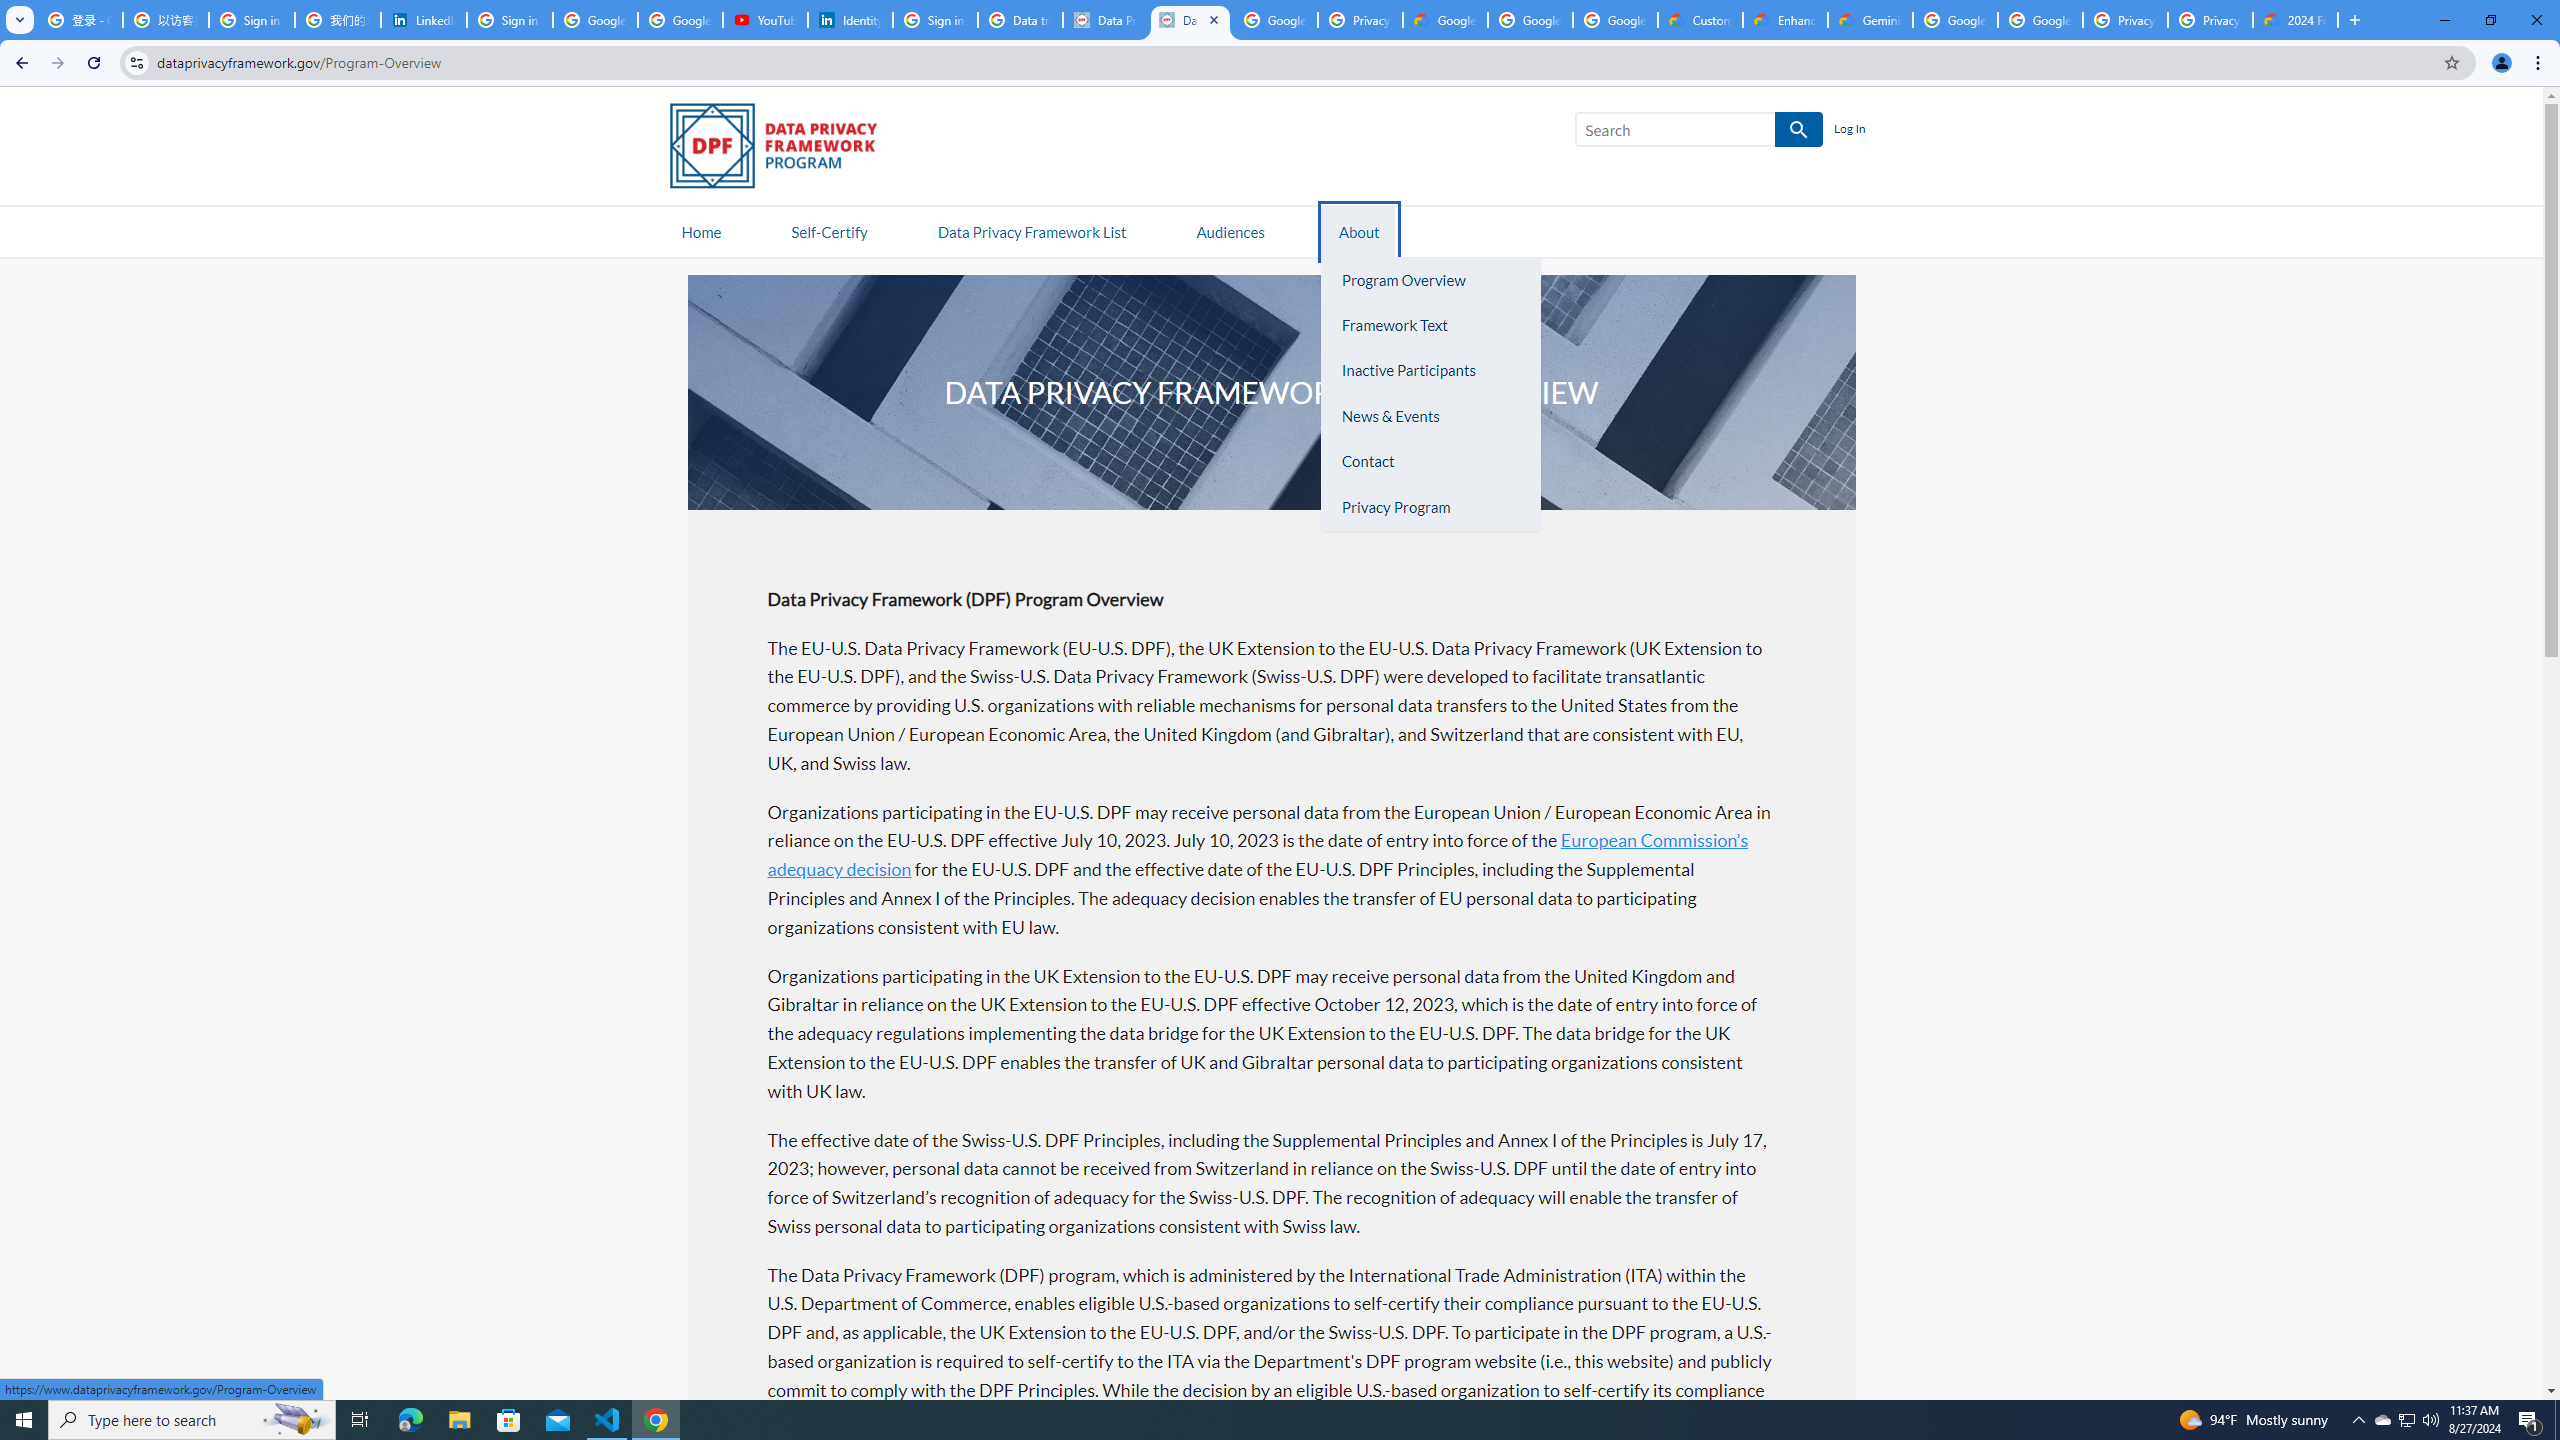 The image size is (2560, 1440). I want to click on 'SEARCH', so click(1797, 130).